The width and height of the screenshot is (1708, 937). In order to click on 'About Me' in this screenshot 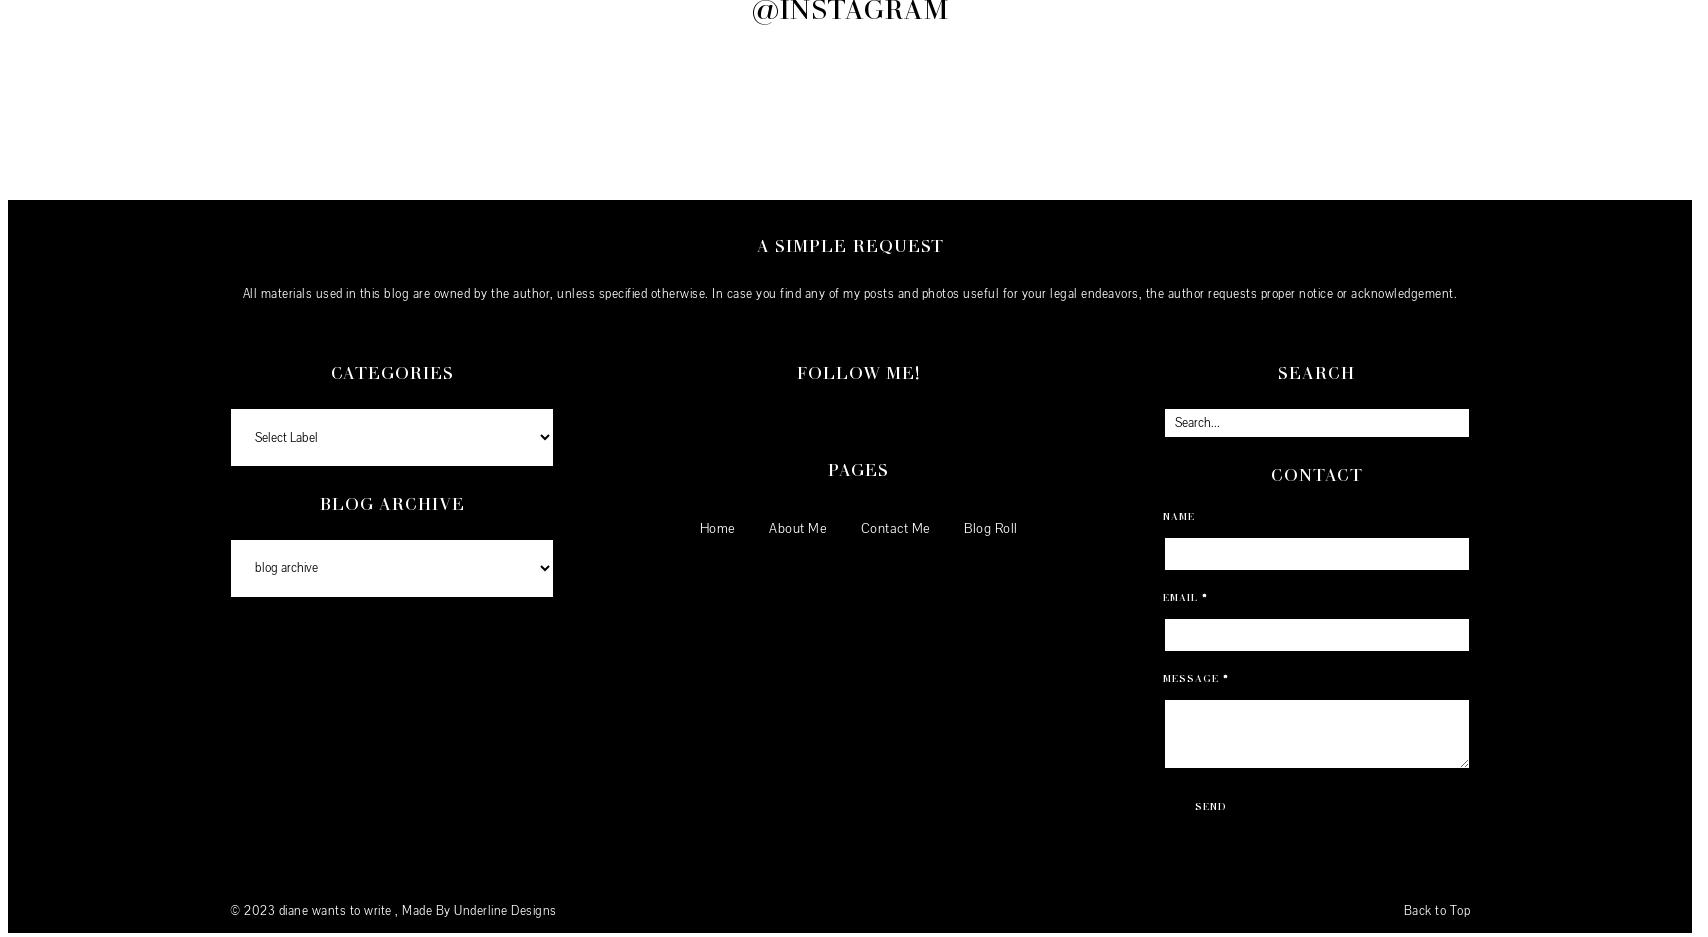, I will do `click(797, 526)`.